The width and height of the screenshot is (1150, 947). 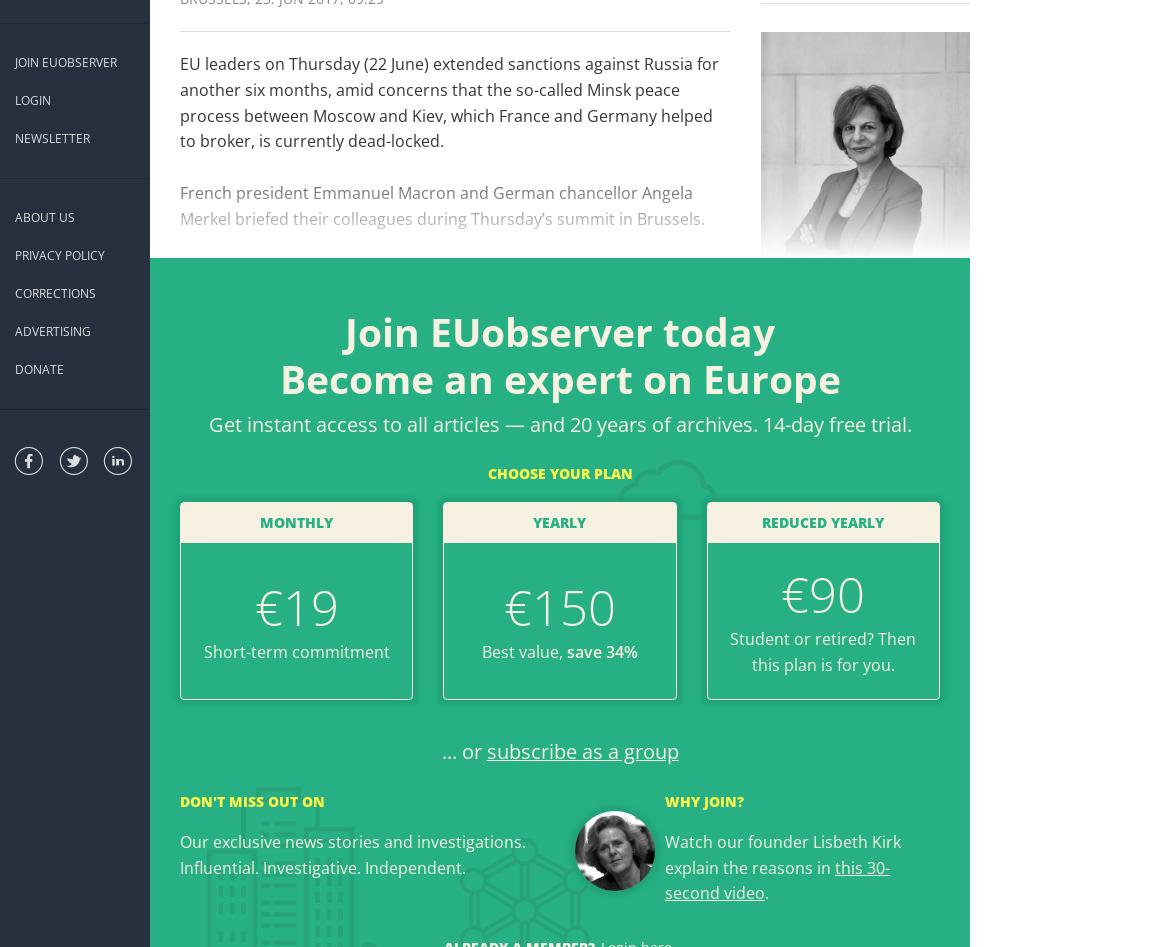 What do you see at coordinates (503, 607) in the screenshot?
I see `'€150'` at bounding box center [503, 607].